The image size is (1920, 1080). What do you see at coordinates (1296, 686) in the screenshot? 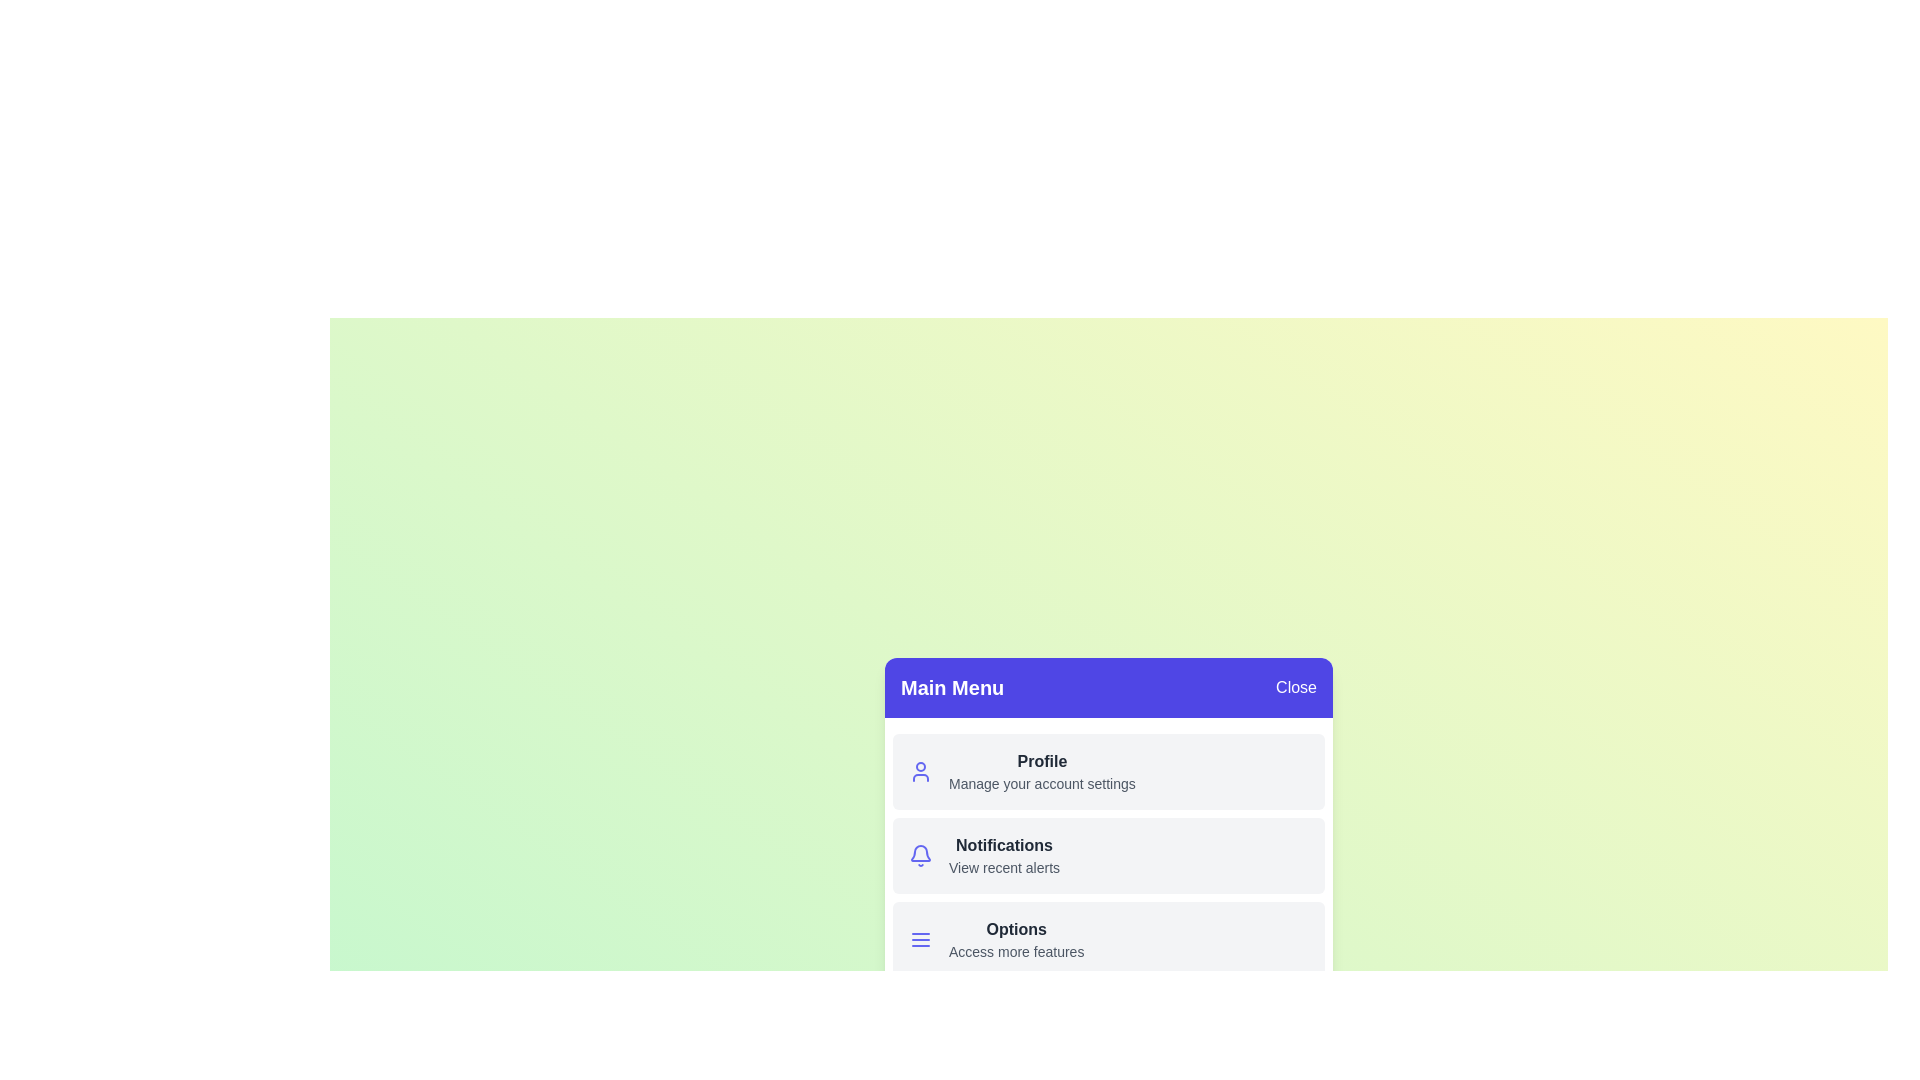
I see `the 'Close' button in the header to toggle the menu` at bounding box center [1296, 686].